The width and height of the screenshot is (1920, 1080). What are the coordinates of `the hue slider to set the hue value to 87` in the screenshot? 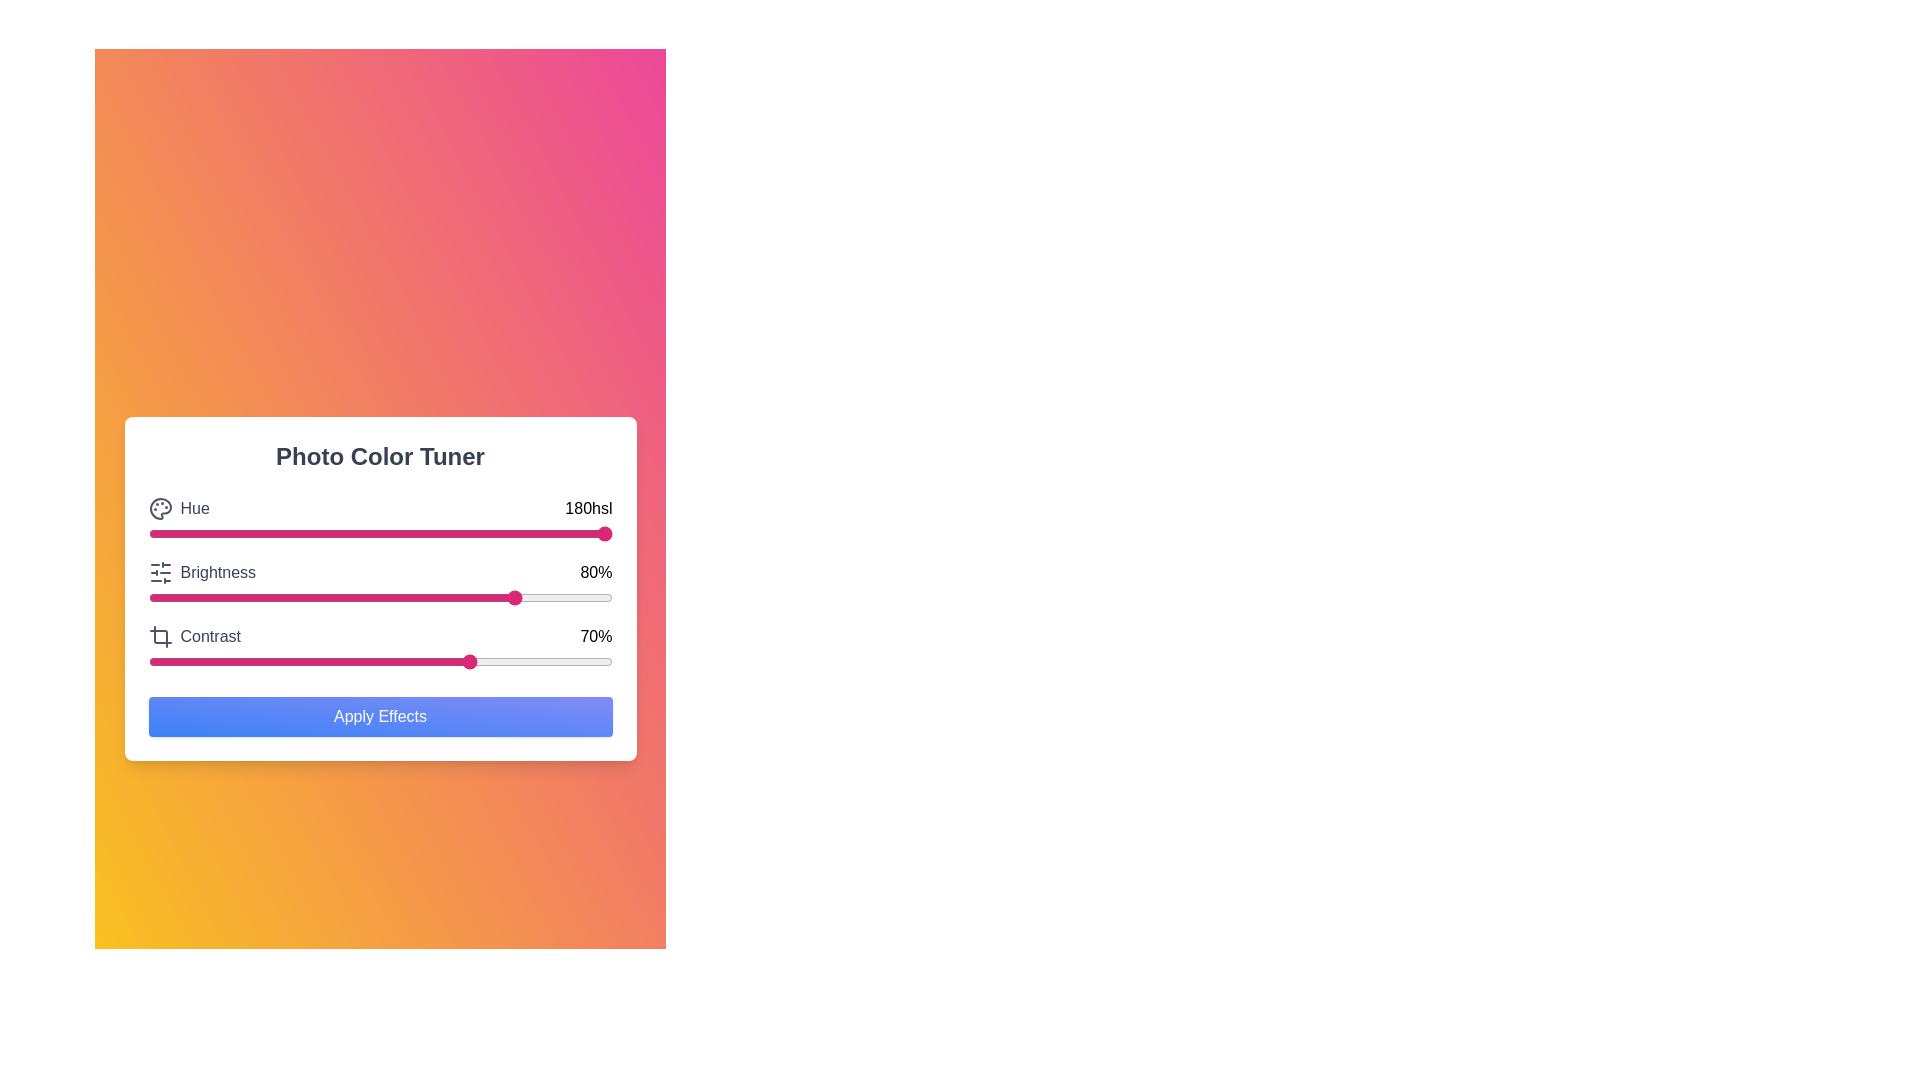 It's located at (552, 532).